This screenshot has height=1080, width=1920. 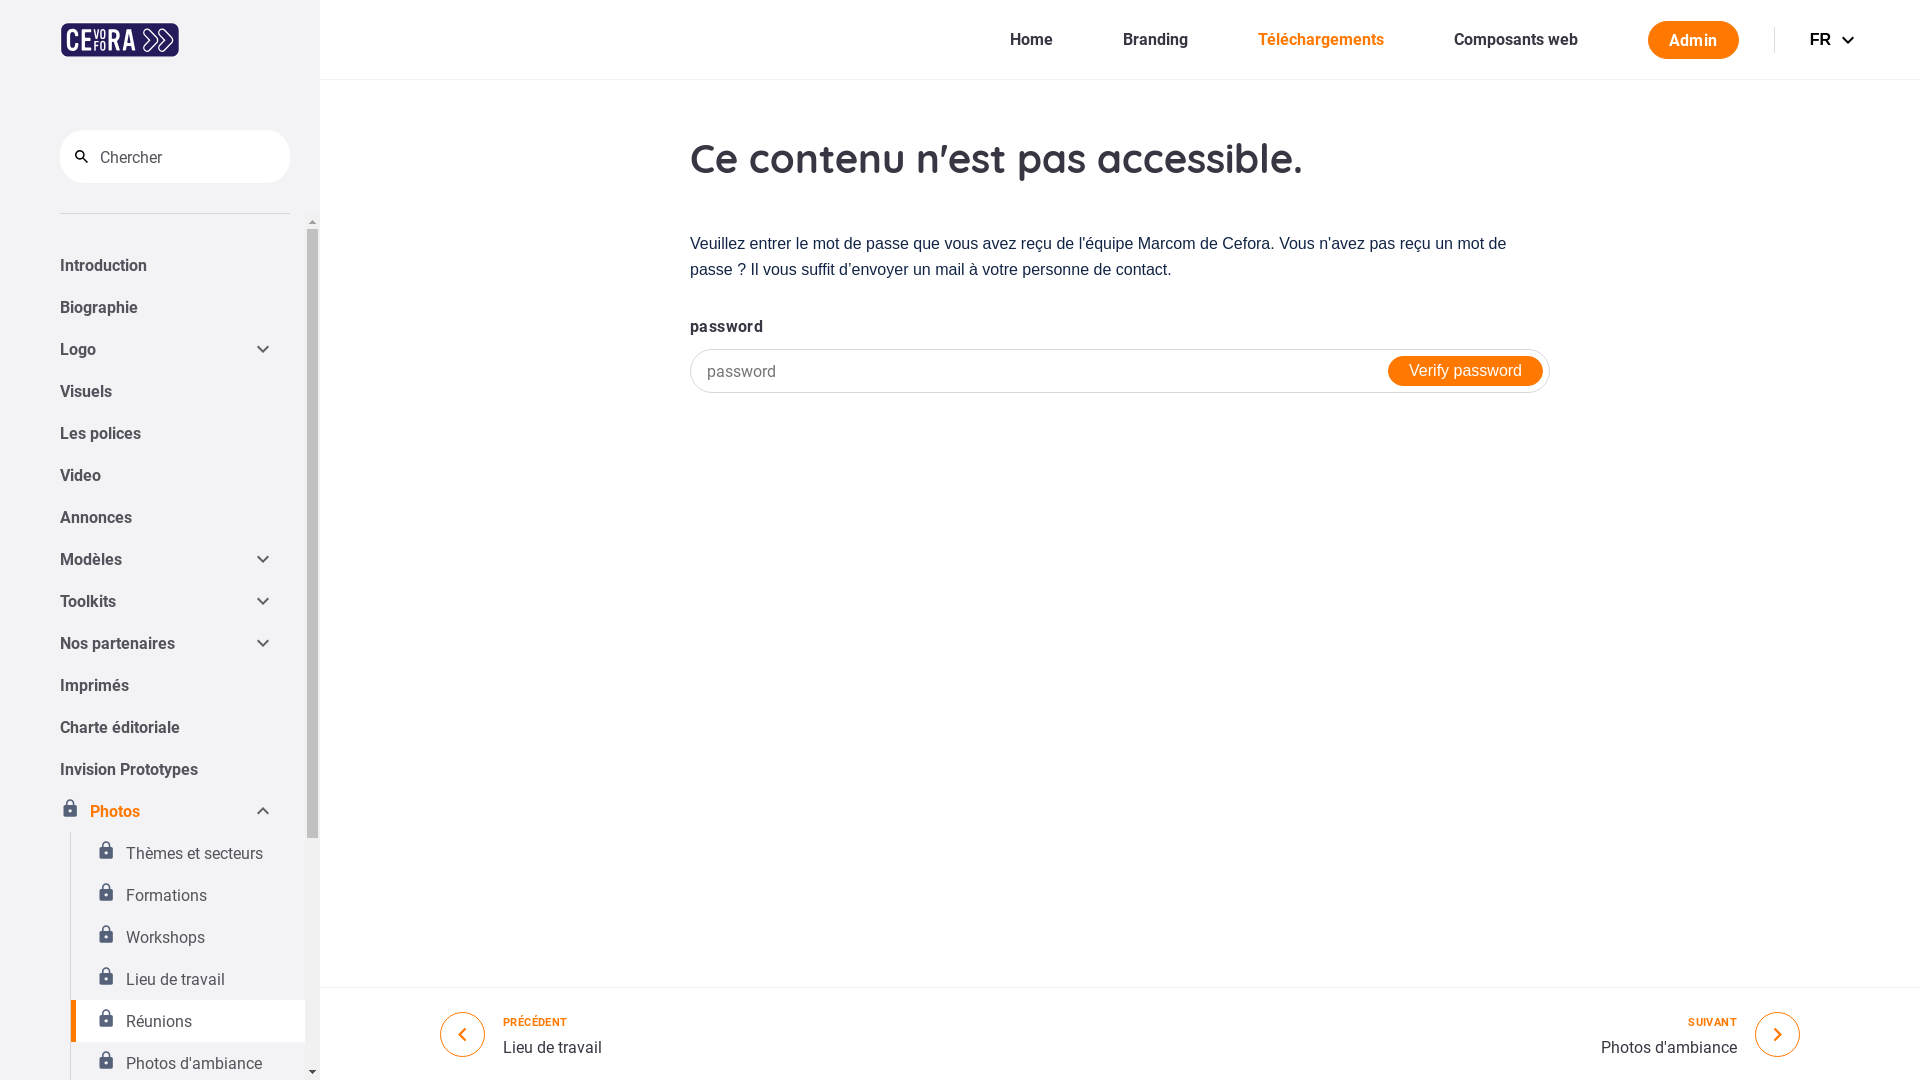 I want to click on 'Biographie', so click(x=167, y=307).